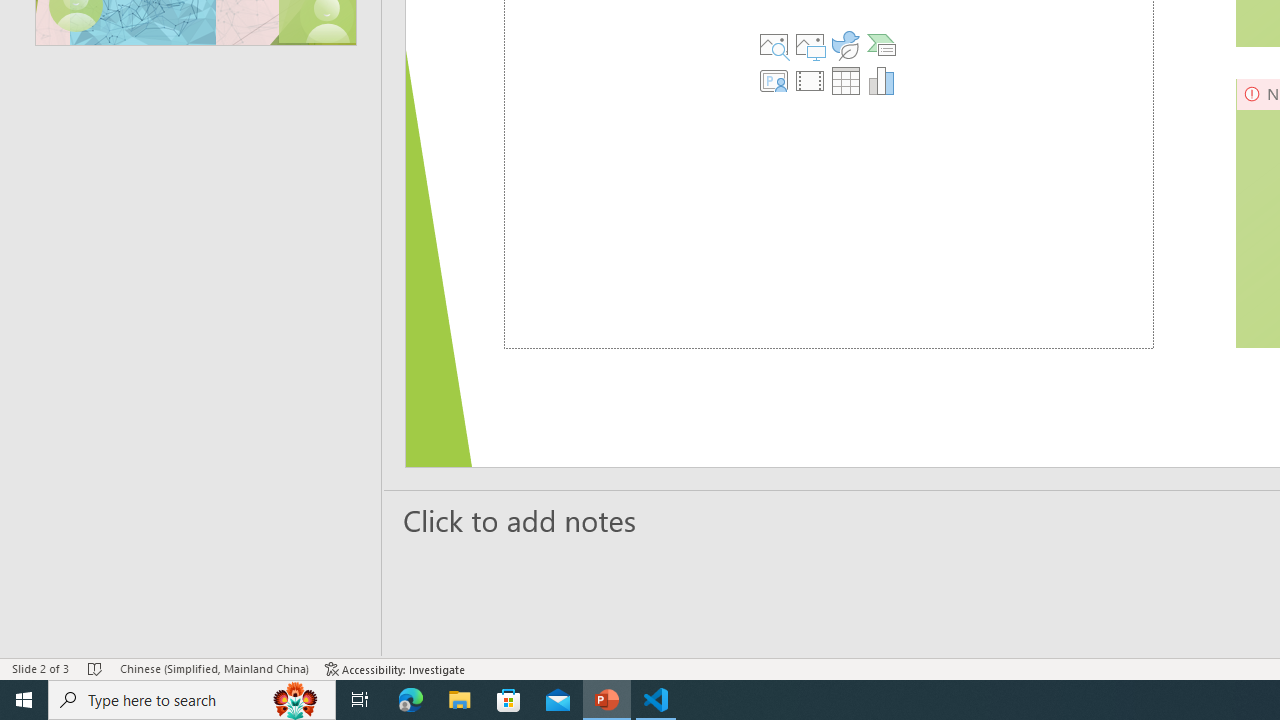  Describe the element at coordinates (845, 45) in the screenshot. I see `'Insert an Icon'` at that location.